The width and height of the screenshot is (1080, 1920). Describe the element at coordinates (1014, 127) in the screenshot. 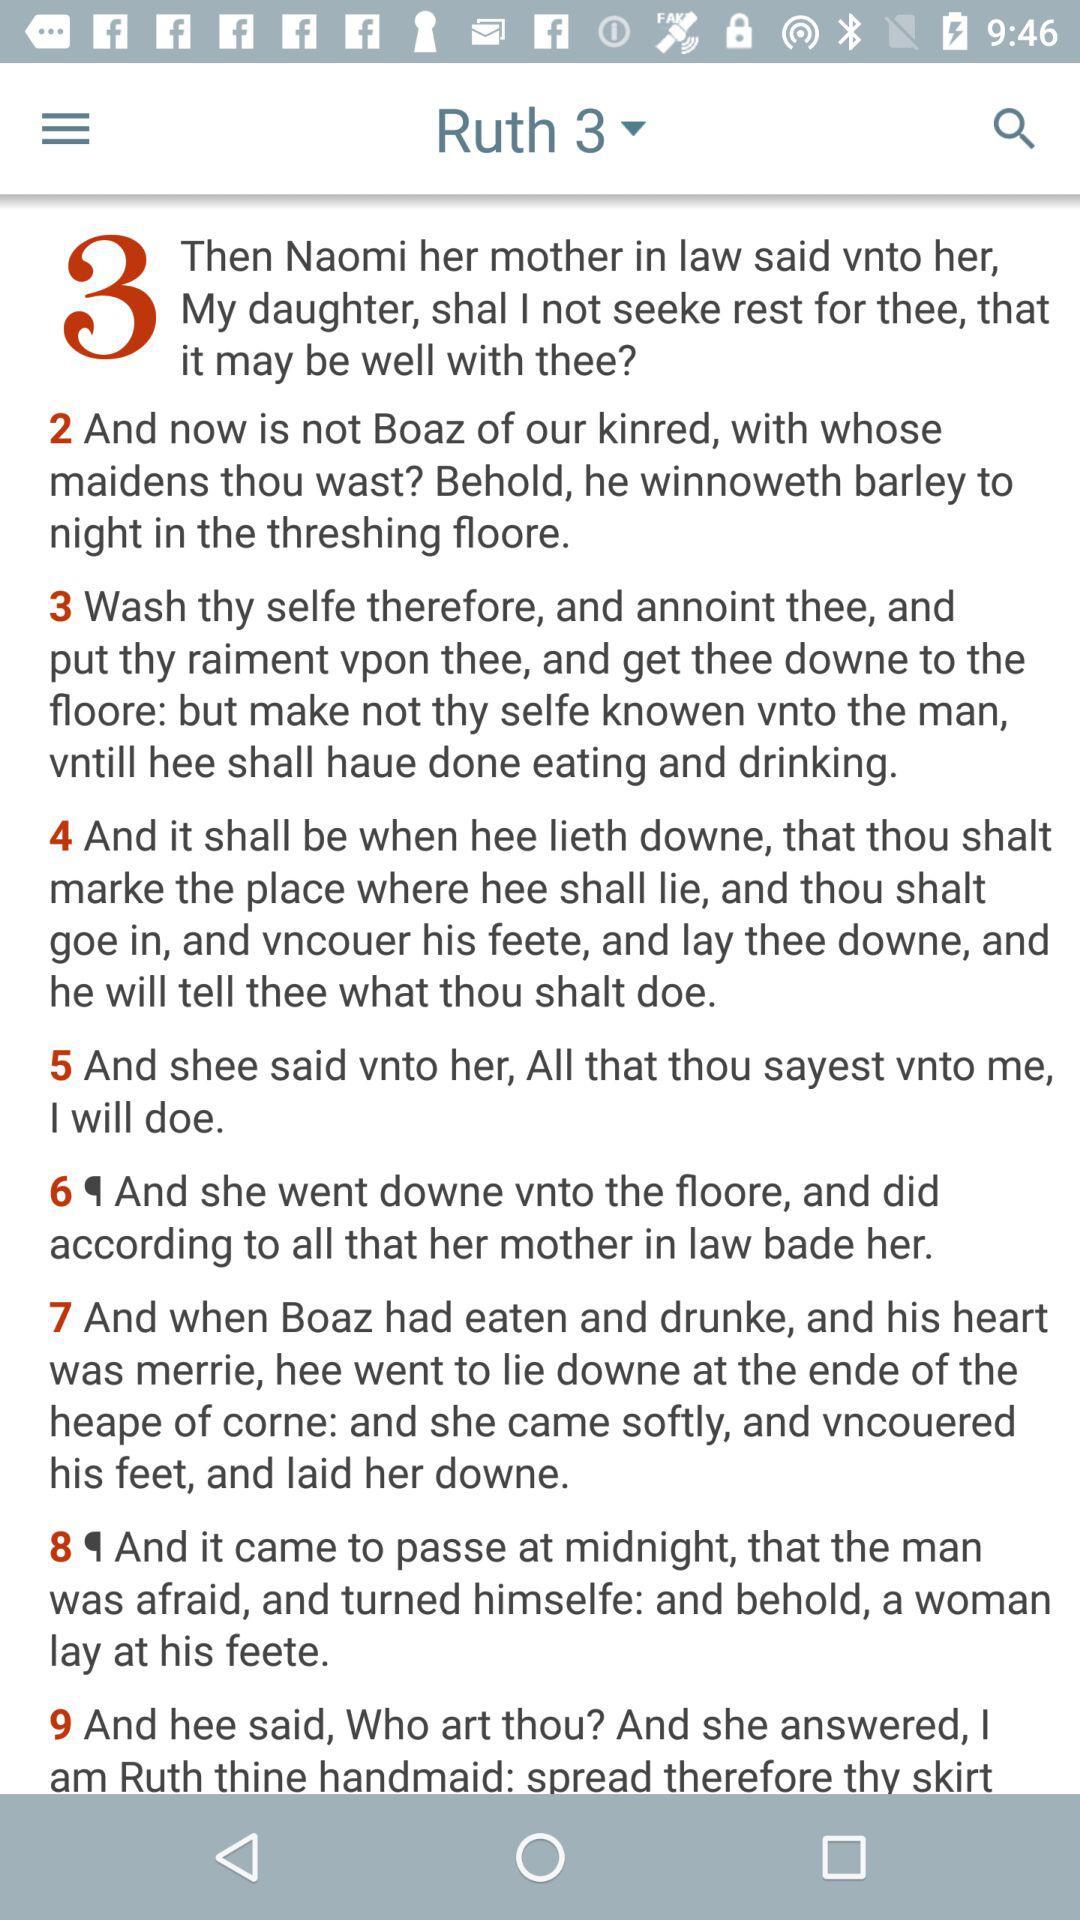

I see `the search icon` at that location.